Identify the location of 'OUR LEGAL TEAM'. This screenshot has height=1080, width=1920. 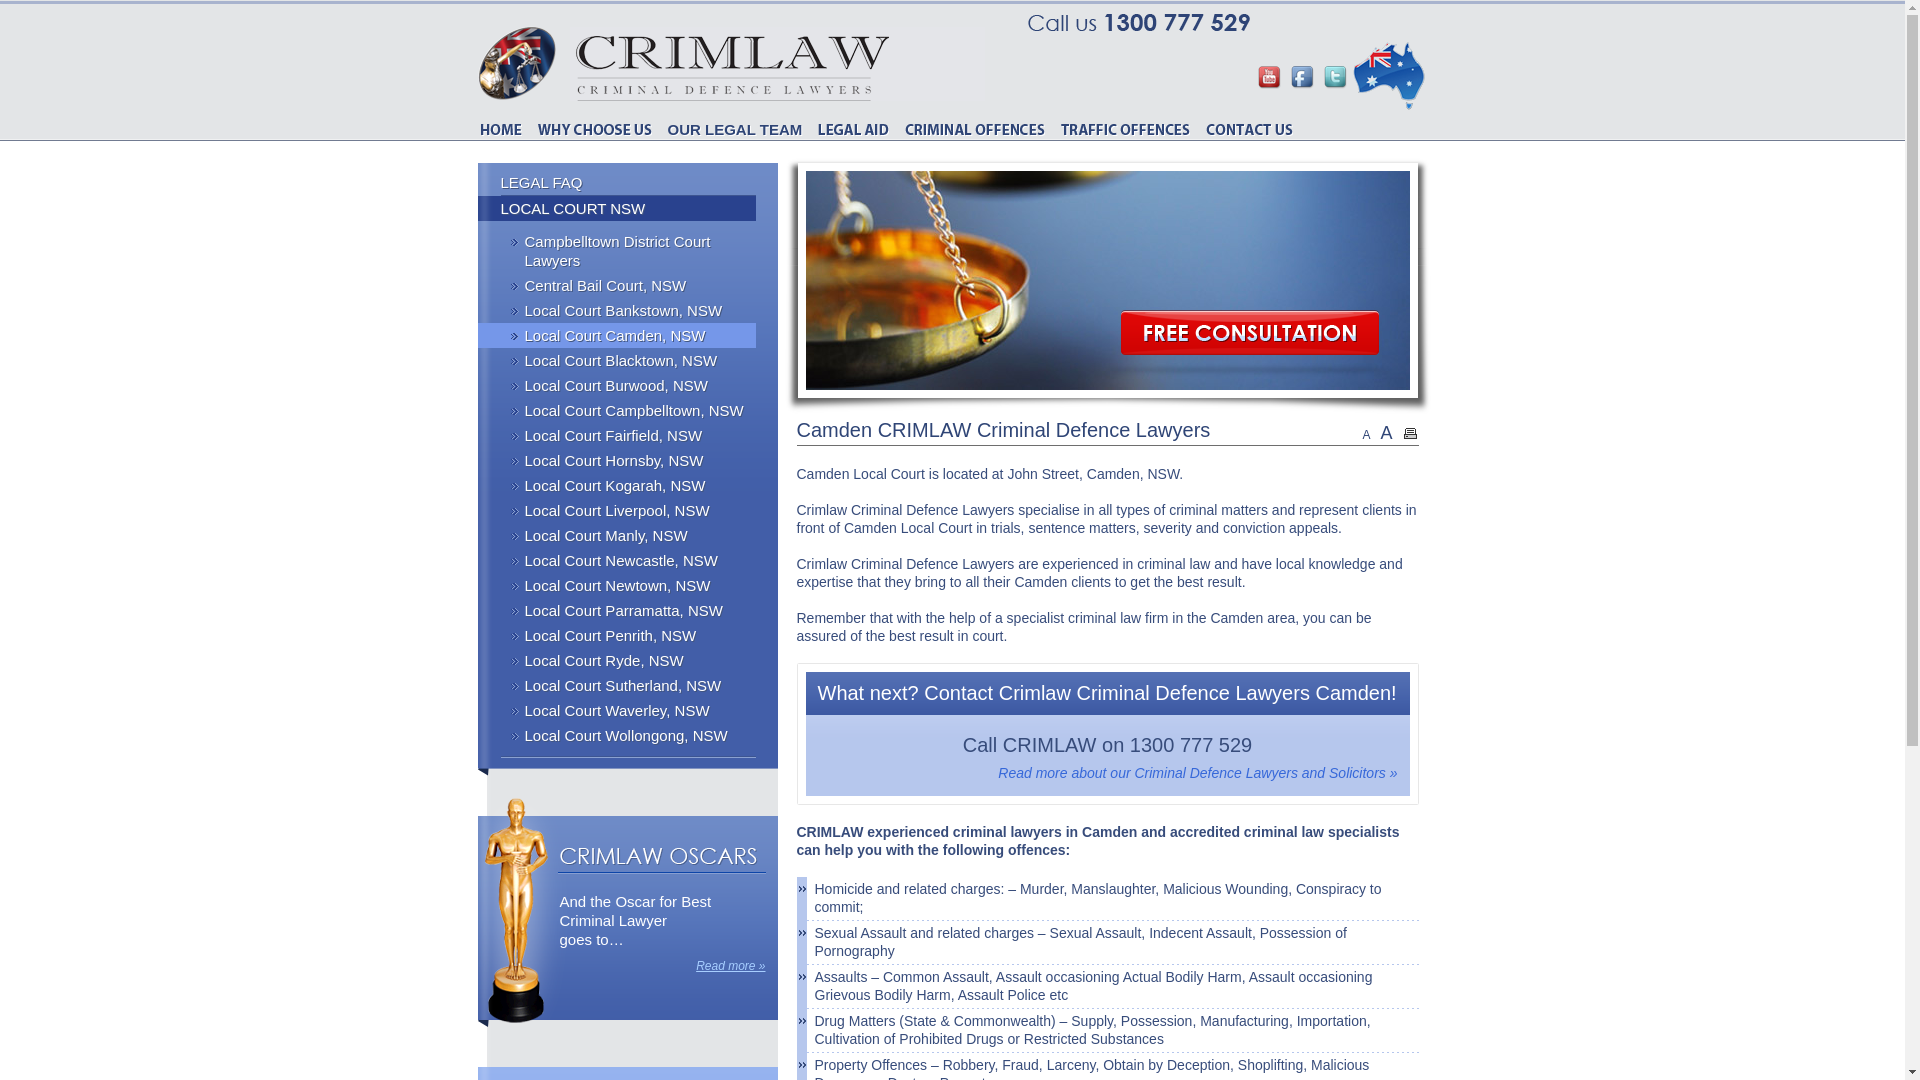
(734, 130).